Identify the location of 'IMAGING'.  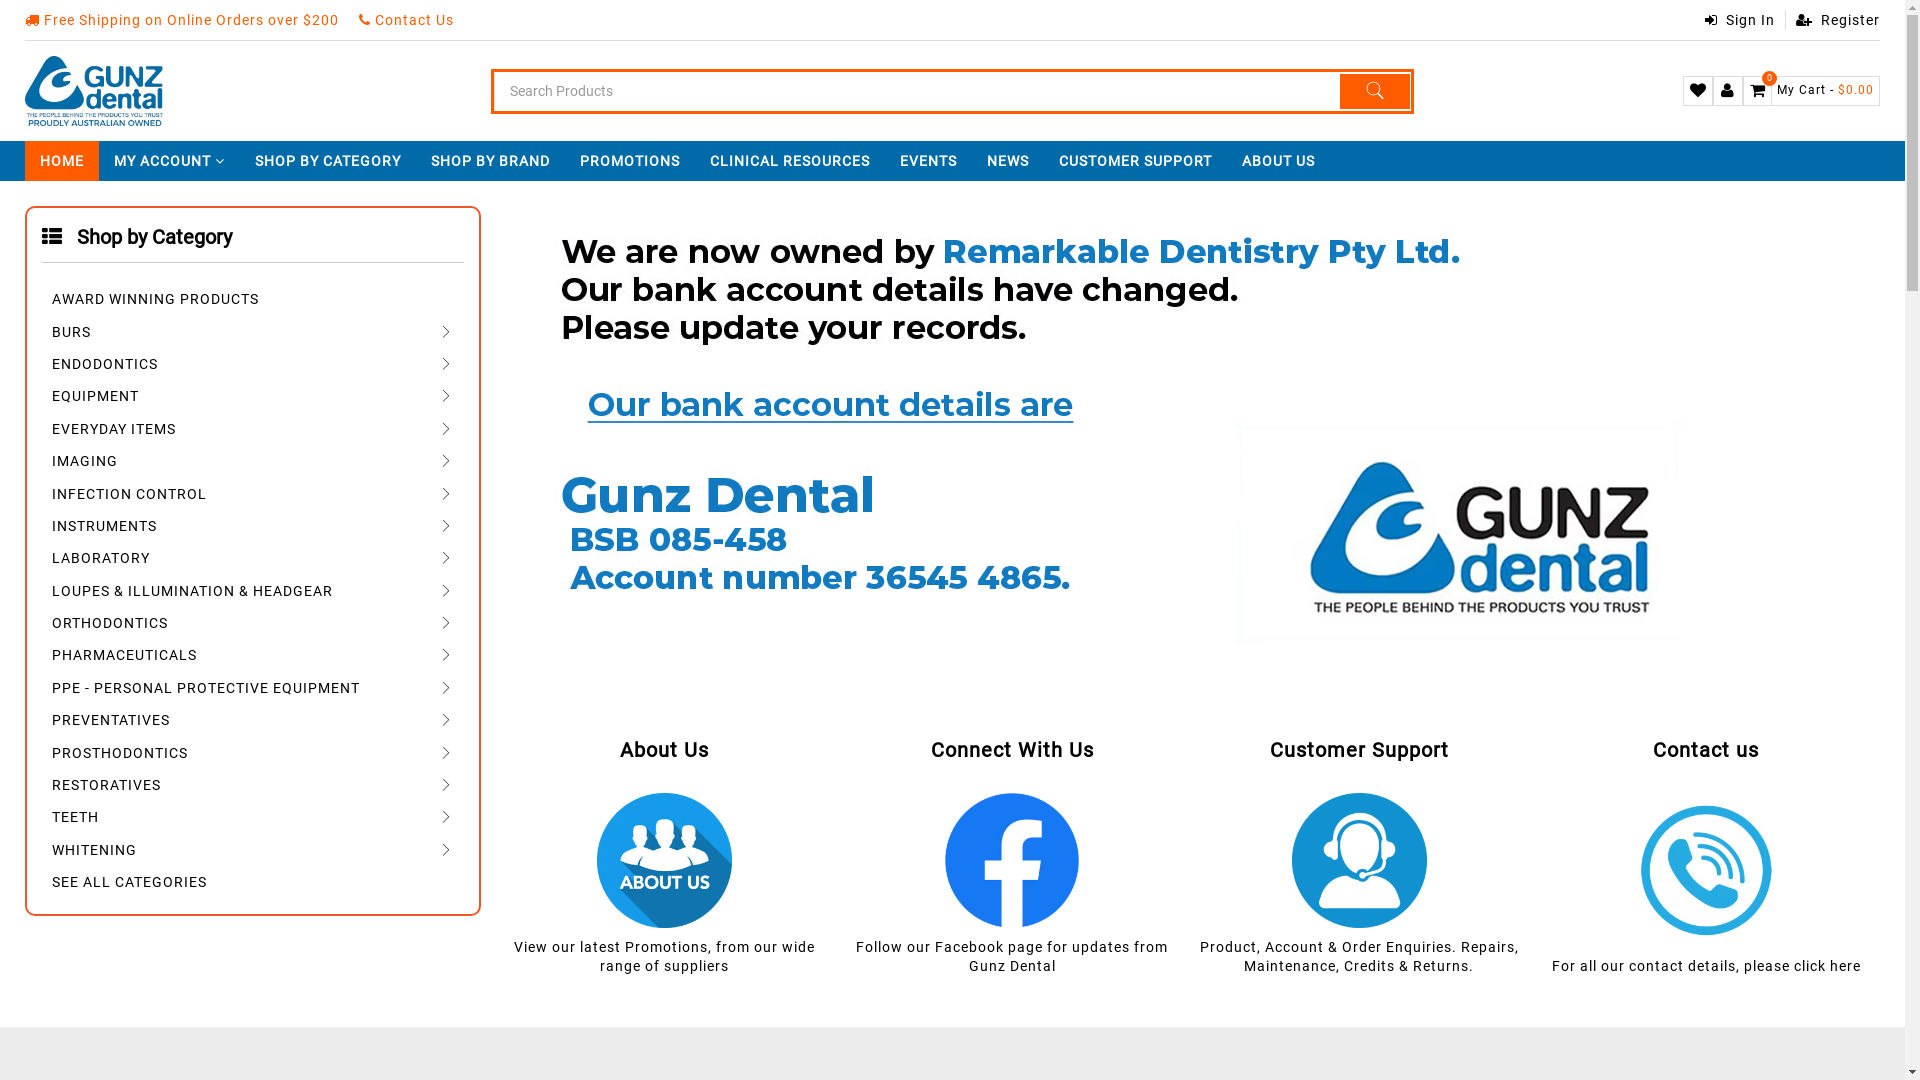
(252, 460).